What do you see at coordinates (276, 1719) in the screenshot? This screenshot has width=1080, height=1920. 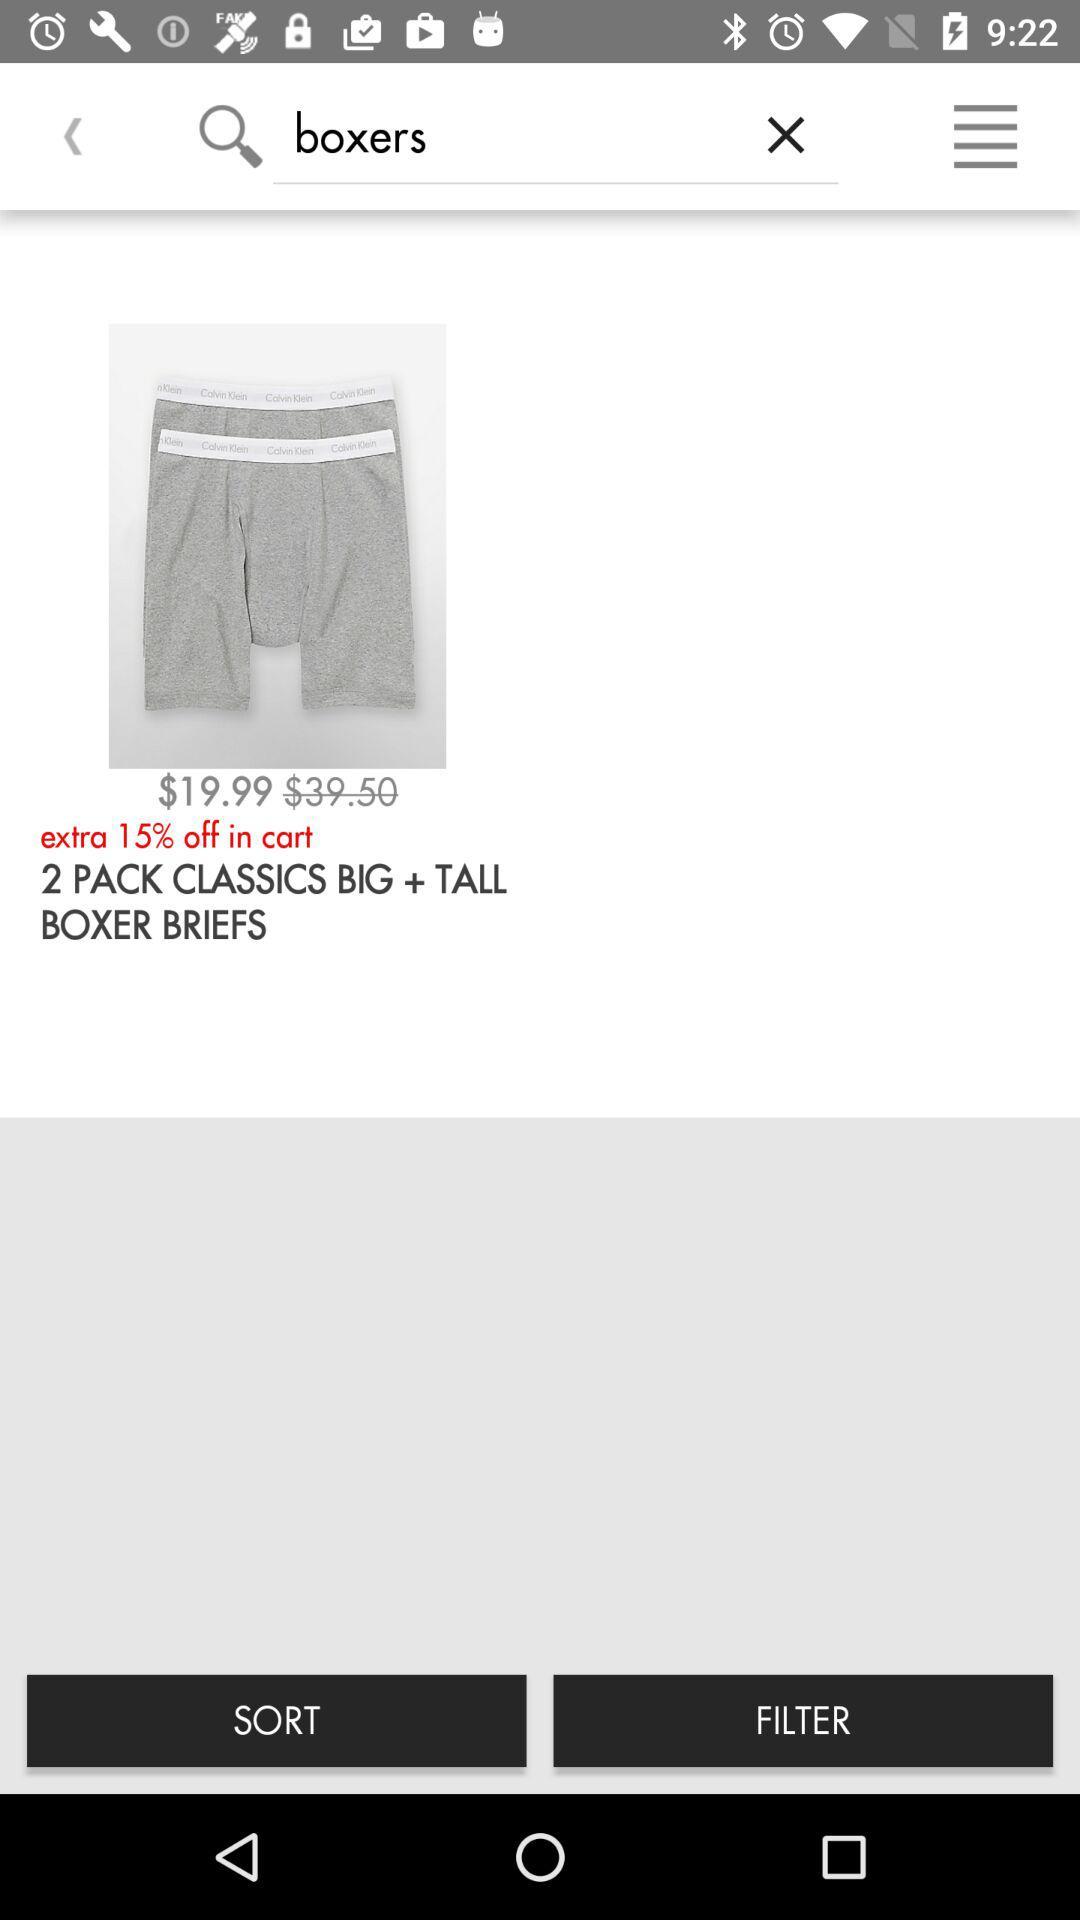 I see `icon to the left of the filter item` at bounding box center [276, 1719].